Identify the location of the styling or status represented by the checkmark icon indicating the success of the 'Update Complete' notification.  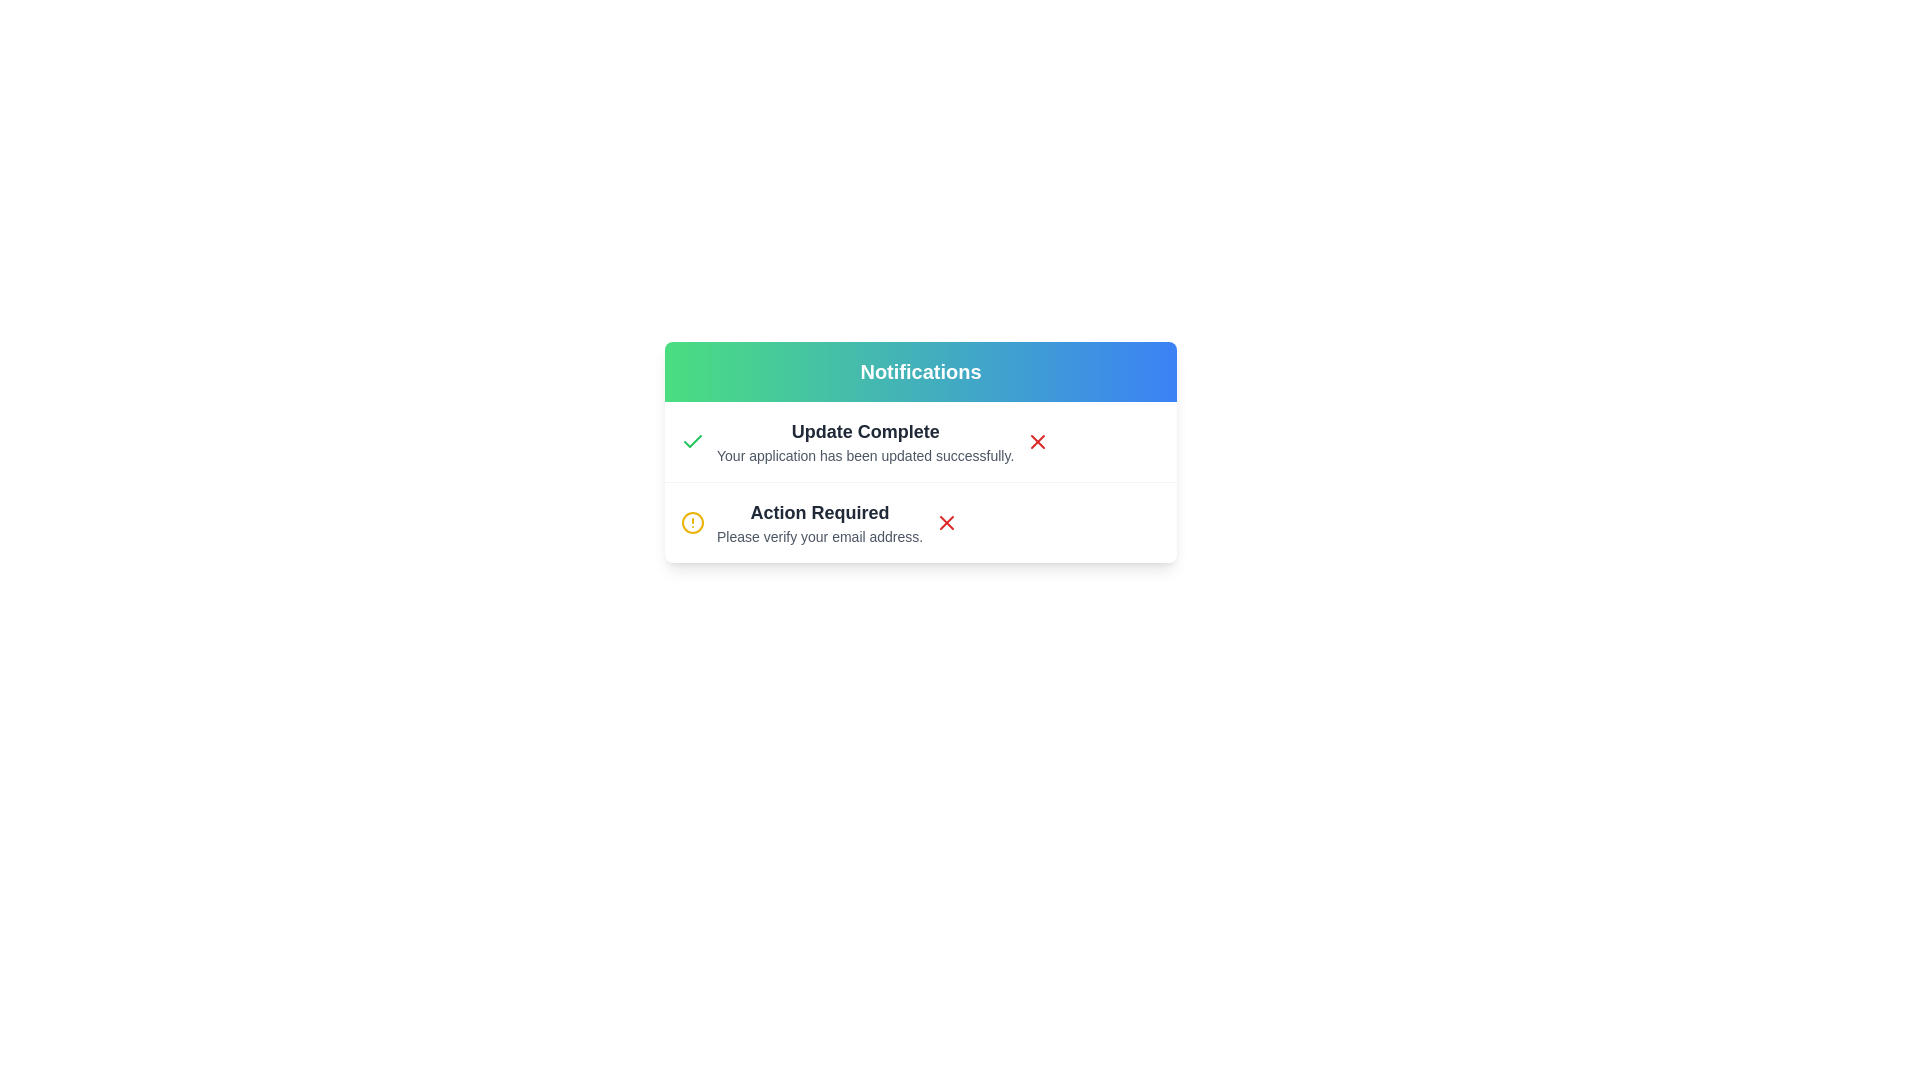
(692, 440).